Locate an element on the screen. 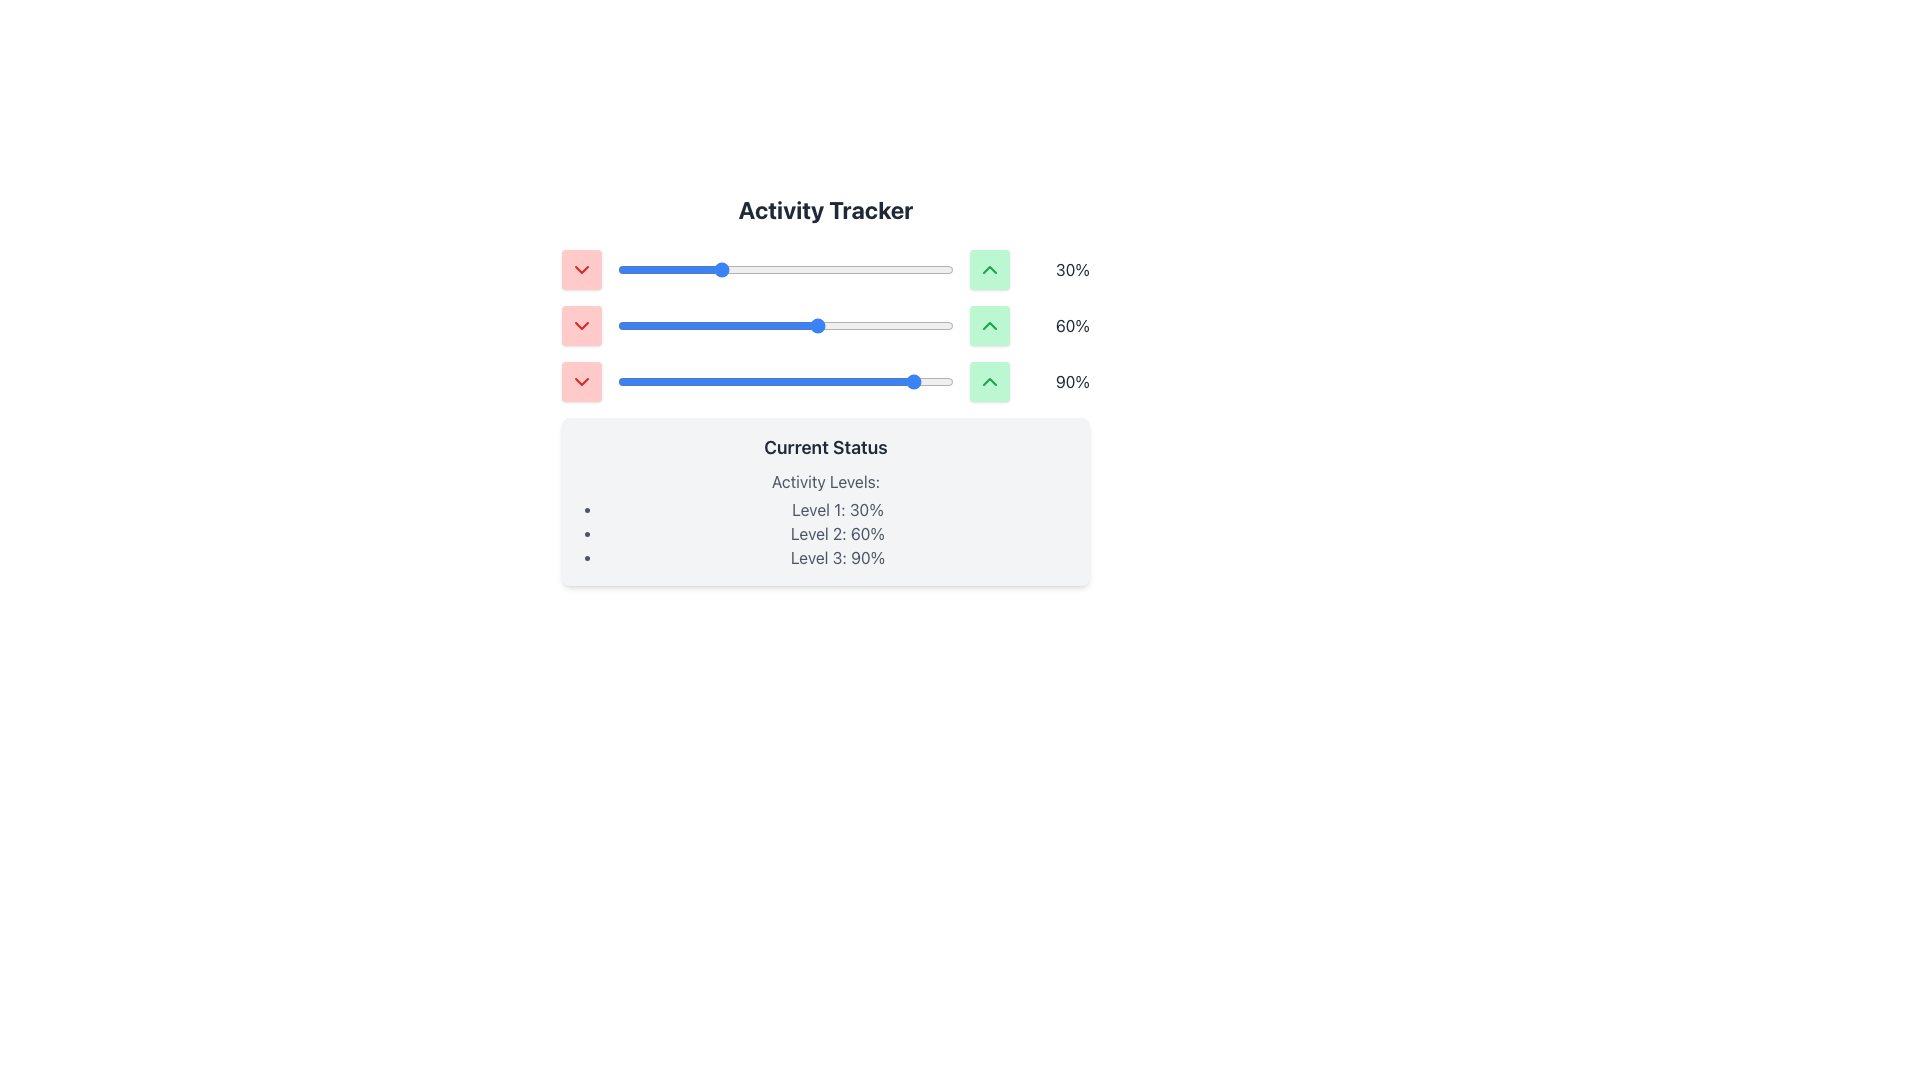 The image size is (1920, 1080). the slider value is located at coordinates (788, 325).